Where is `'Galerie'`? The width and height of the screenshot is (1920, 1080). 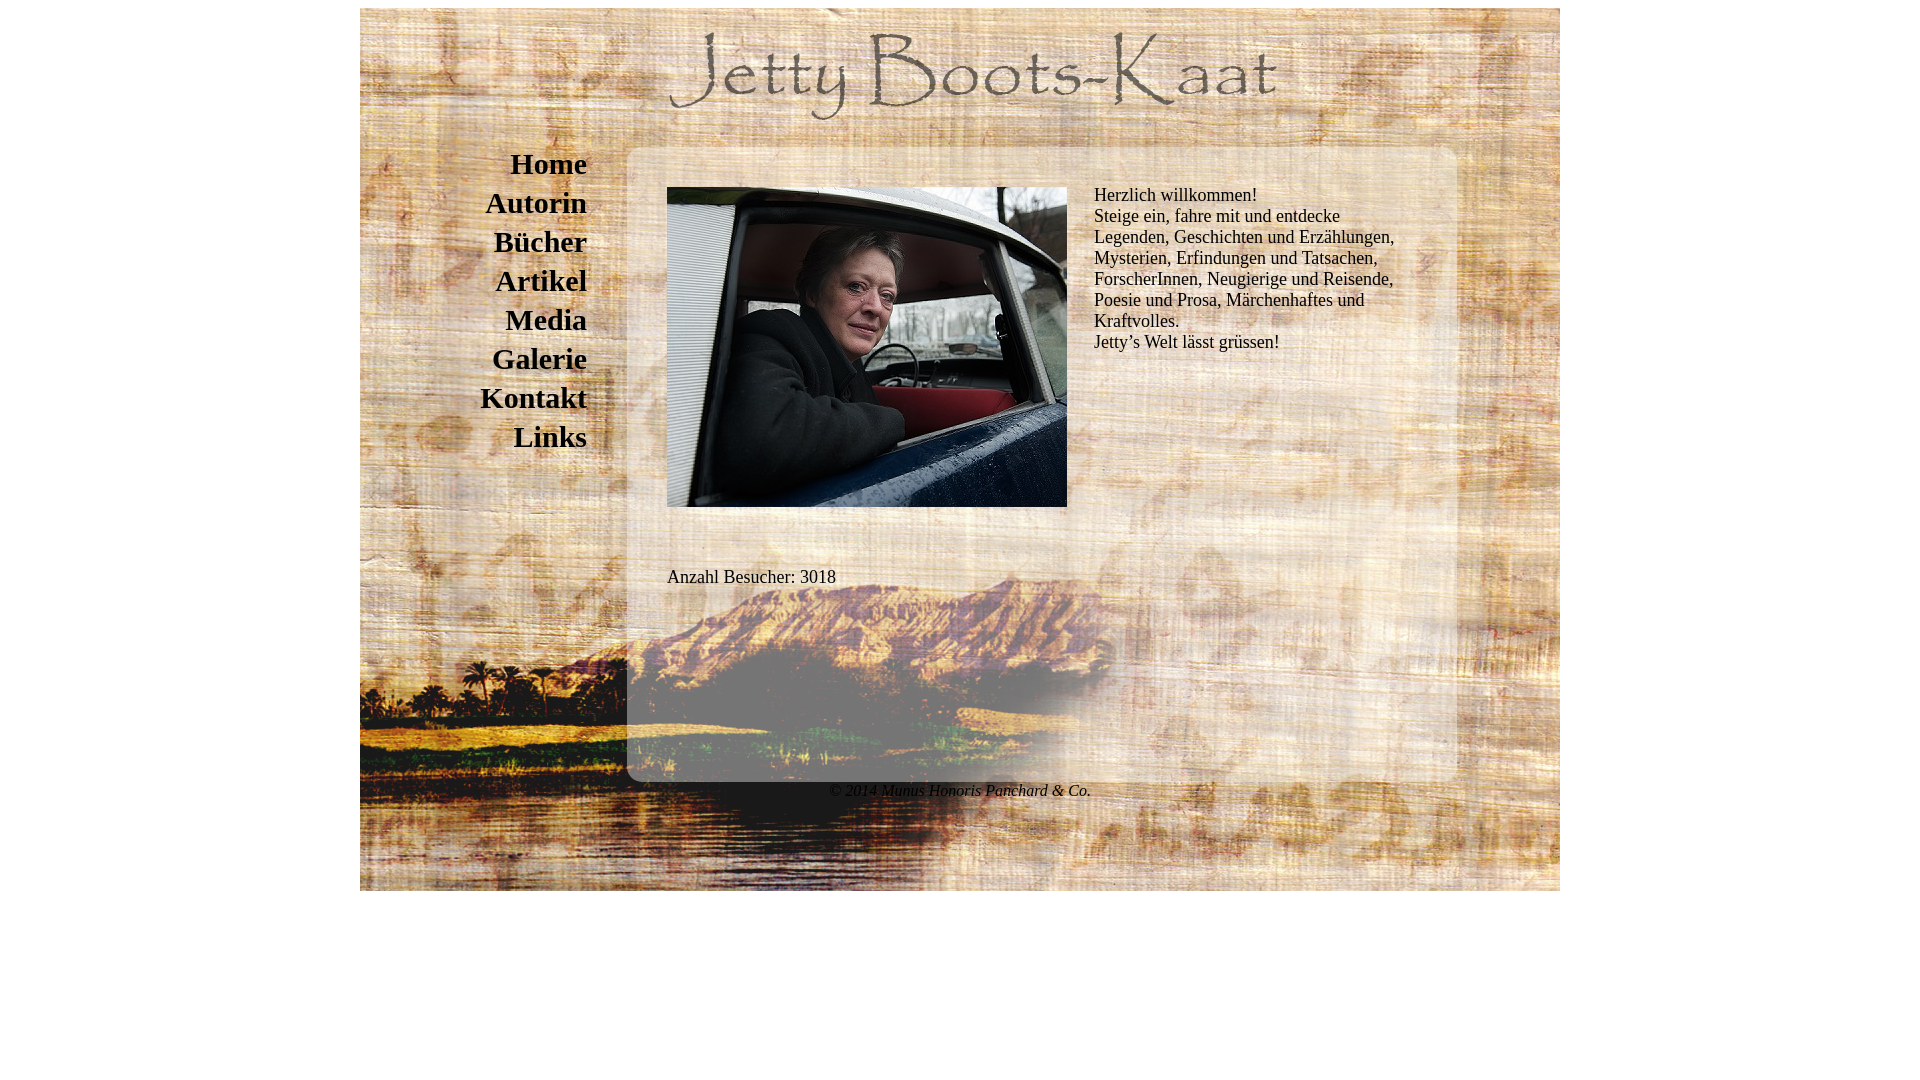
'Galerie' is located at coordinates (491, 357).